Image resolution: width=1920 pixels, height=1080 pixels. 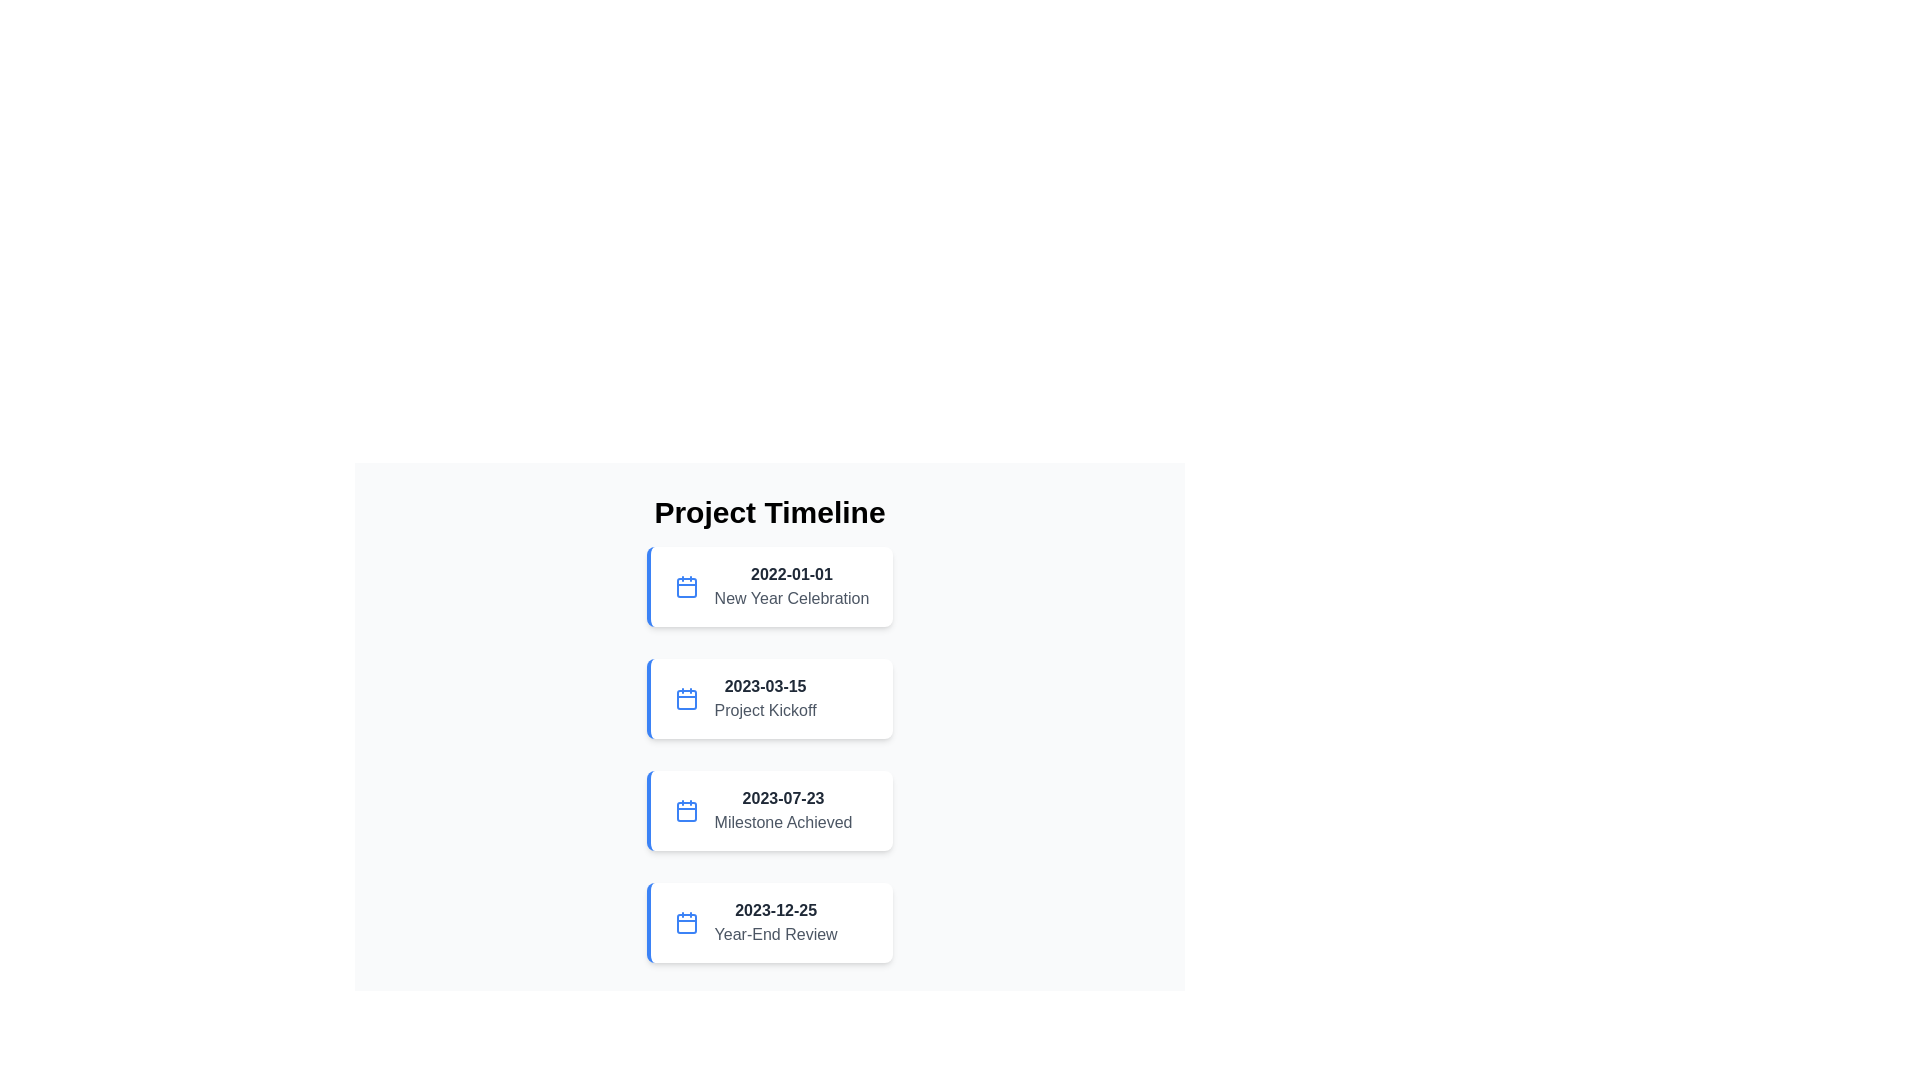 What do you see at coordinates (782, 810) in the screenshot?
I see `the Text label element displaying 'Milestone Achieved' which is part of the 'Project Timeline' list, located below '2023-03-15 Project Kickoff' and above '2023-12-25 Year-End Review'` at bounding box center [782, 810].